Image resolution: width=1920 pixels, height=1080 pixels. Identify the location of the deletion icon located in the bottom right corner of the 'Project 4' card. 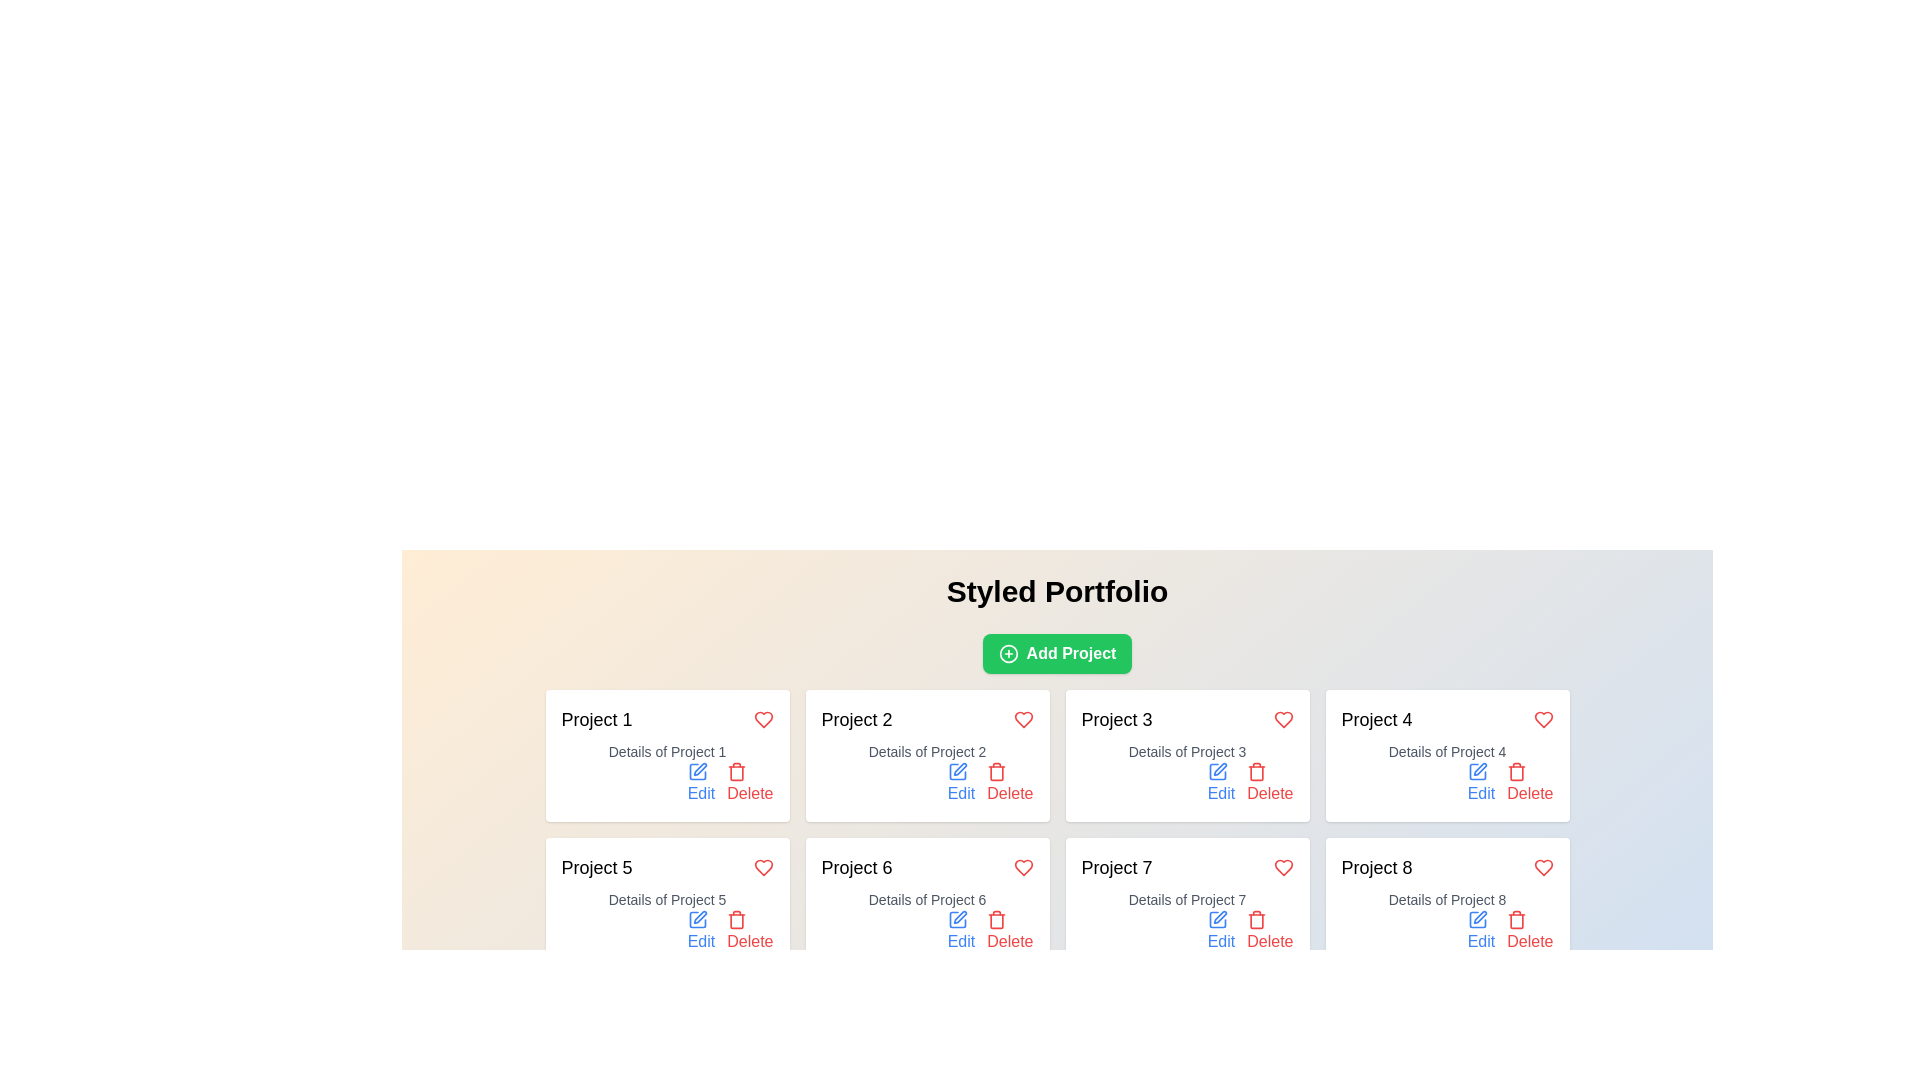
(1517, 770).